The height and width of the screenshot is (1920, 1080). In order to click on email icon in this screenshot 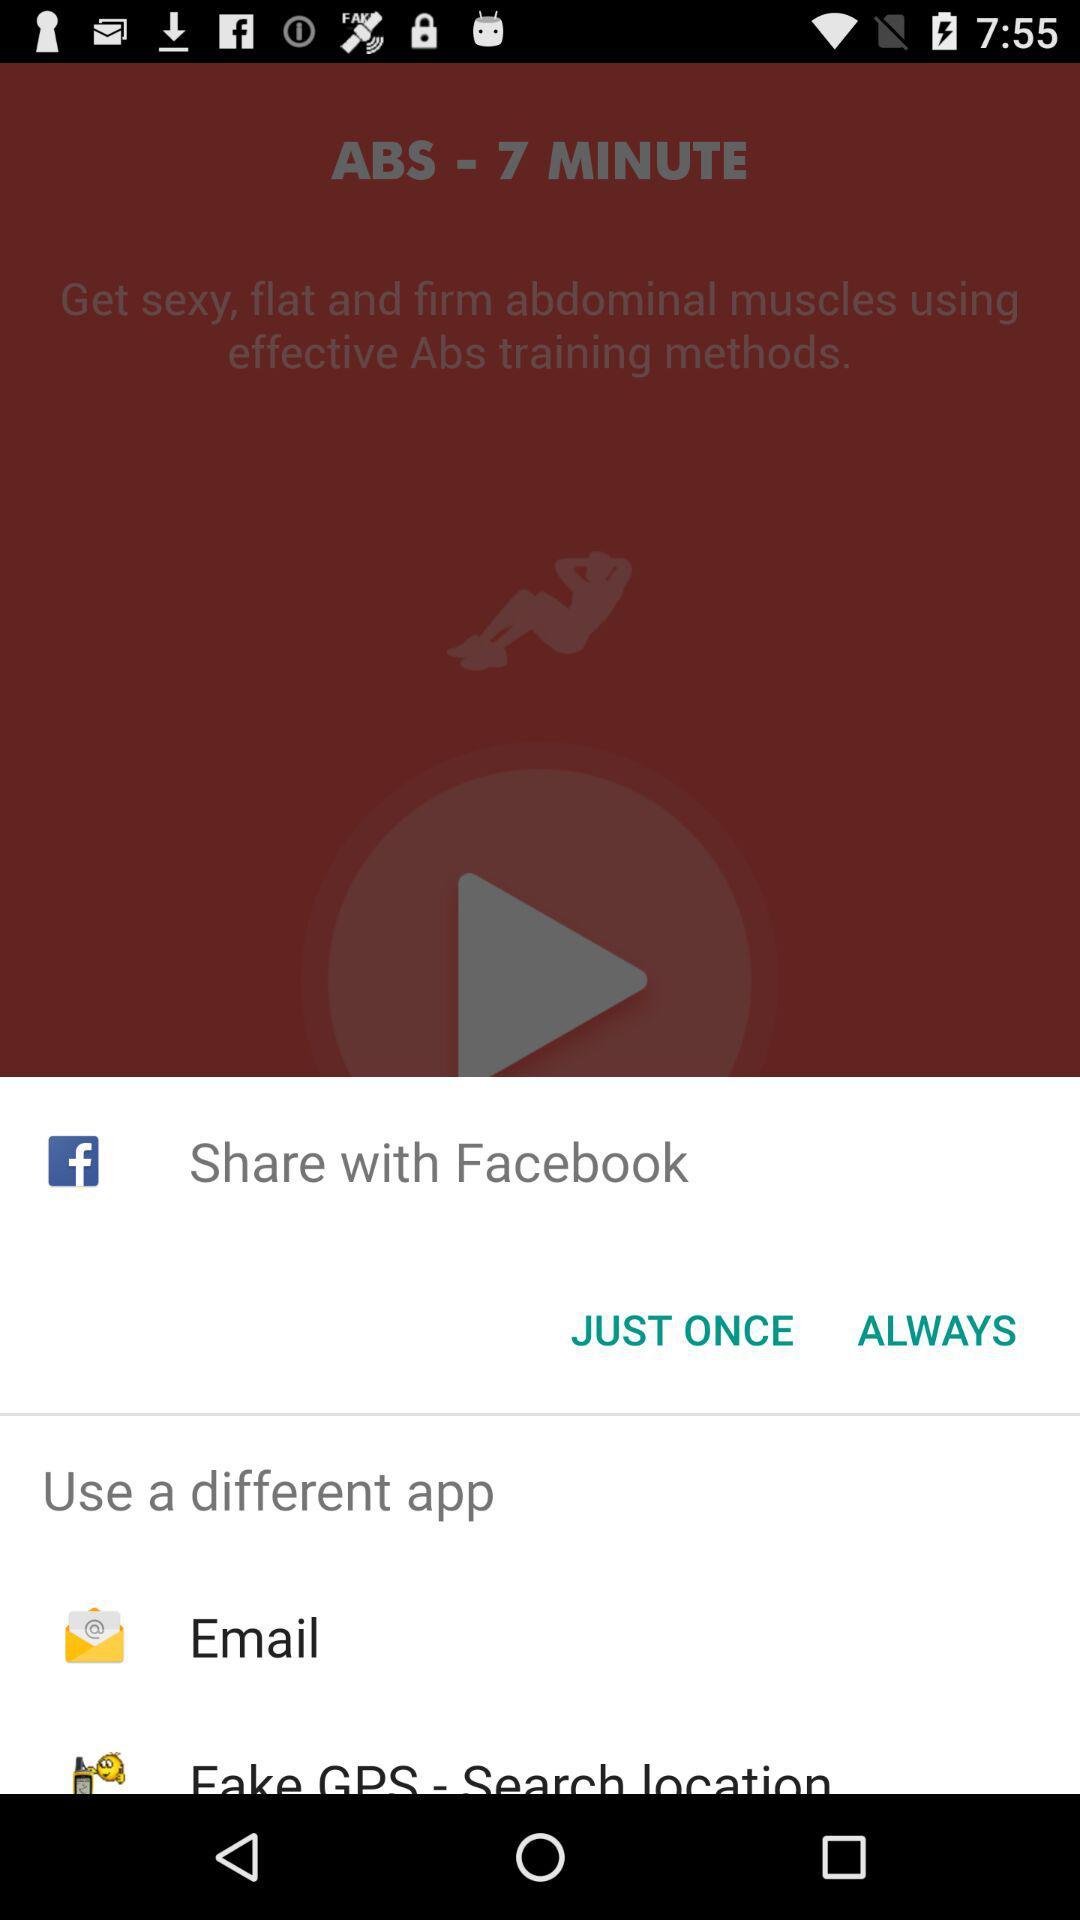, I will do `click(253, 1636)`.